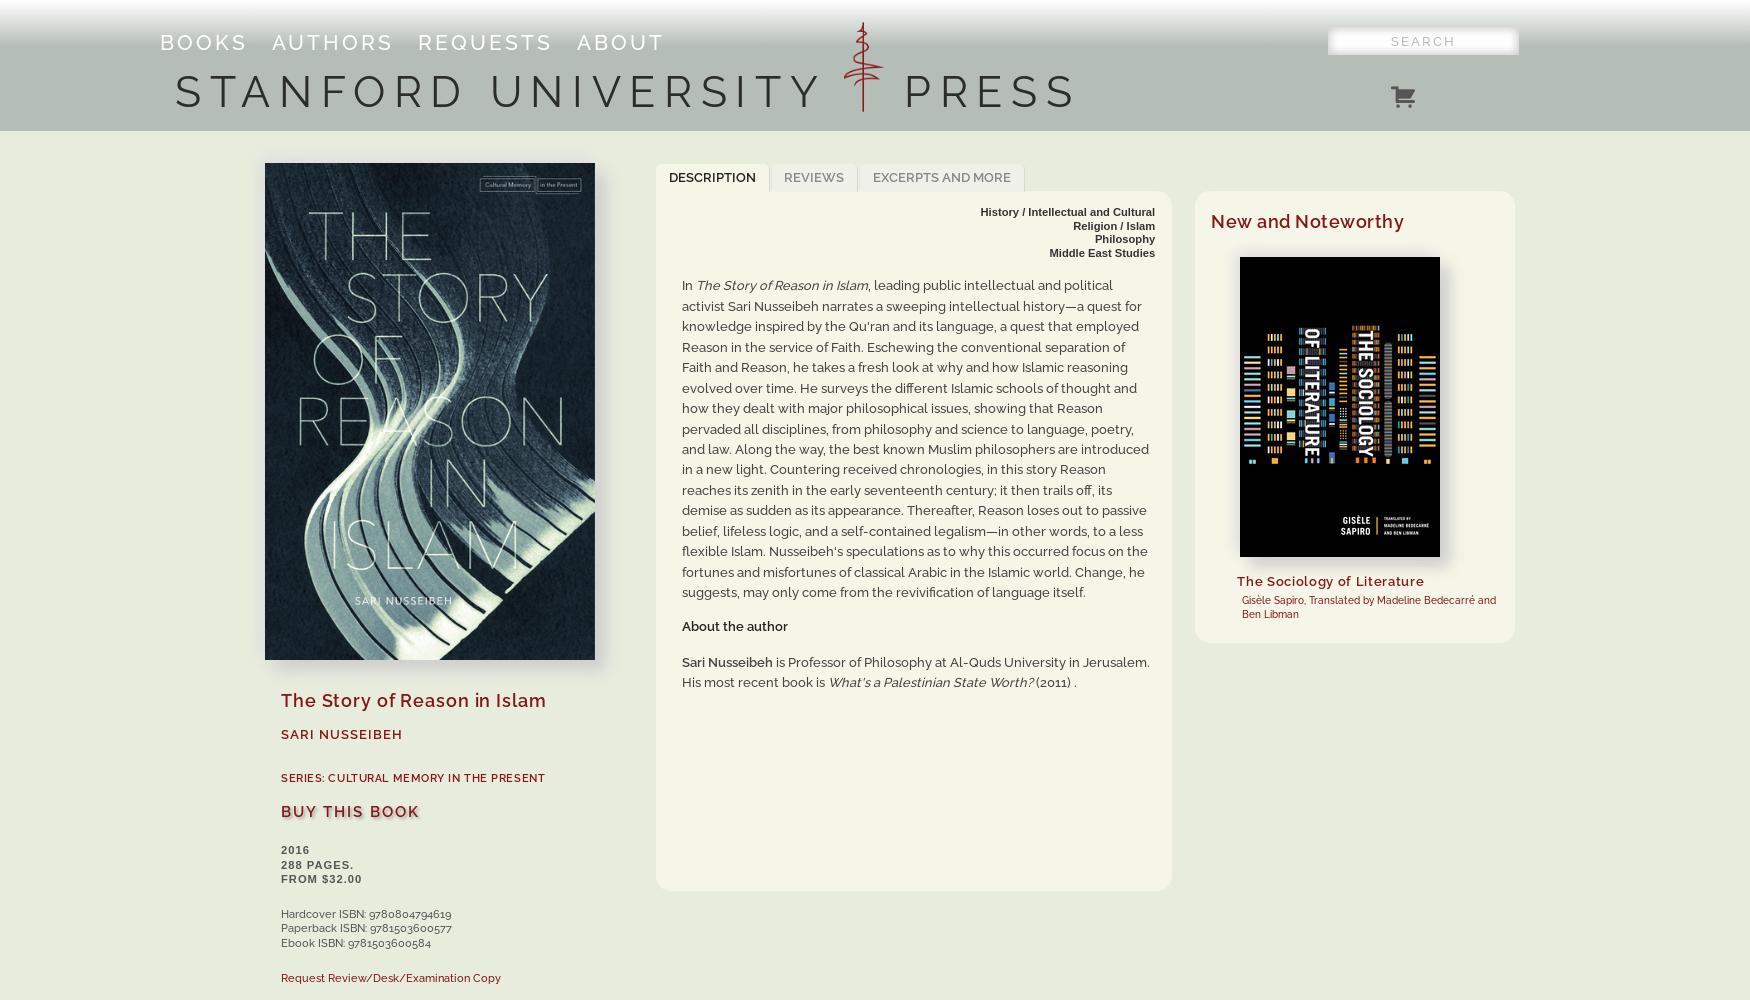  What do you see at coordinates (1101, 252) in the screenshot?
I see `'Middle East Studies'` at bounding box center [1101, 252].